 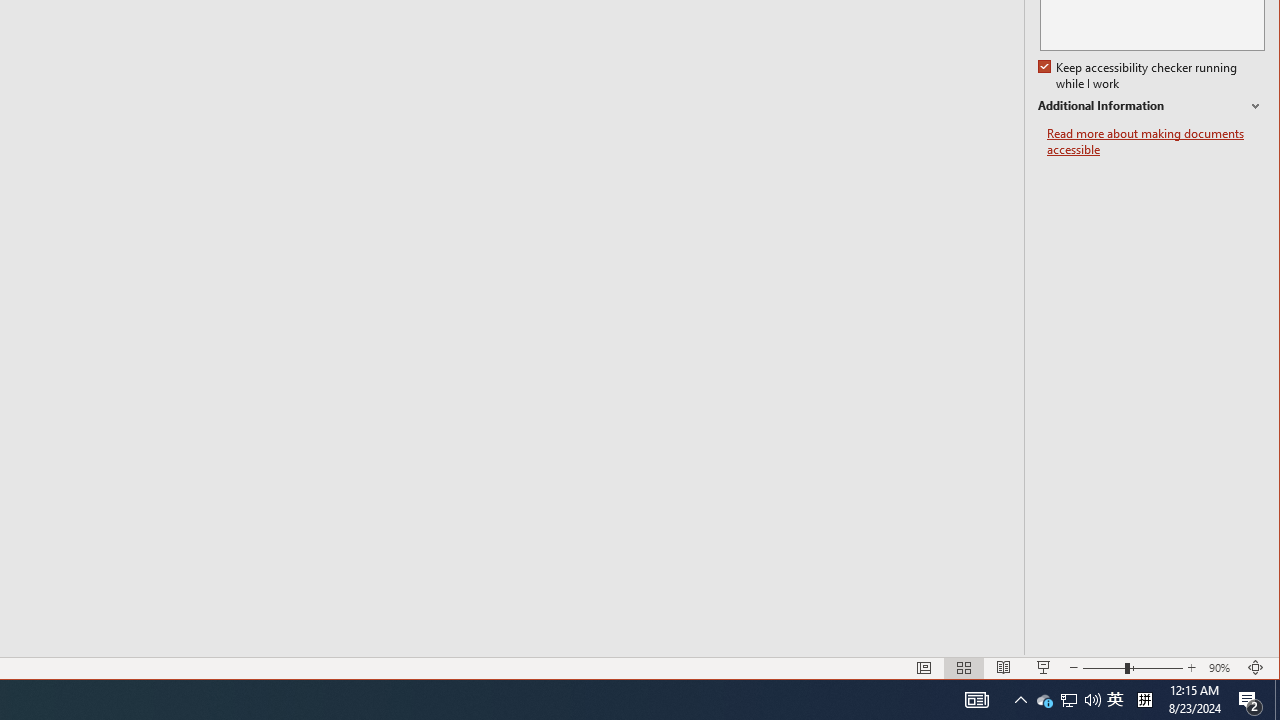 What do you see at coordinates (1221, 668) in the screenshot?
I see `'Zoom 90%'` at bounding box center [1221, 668].